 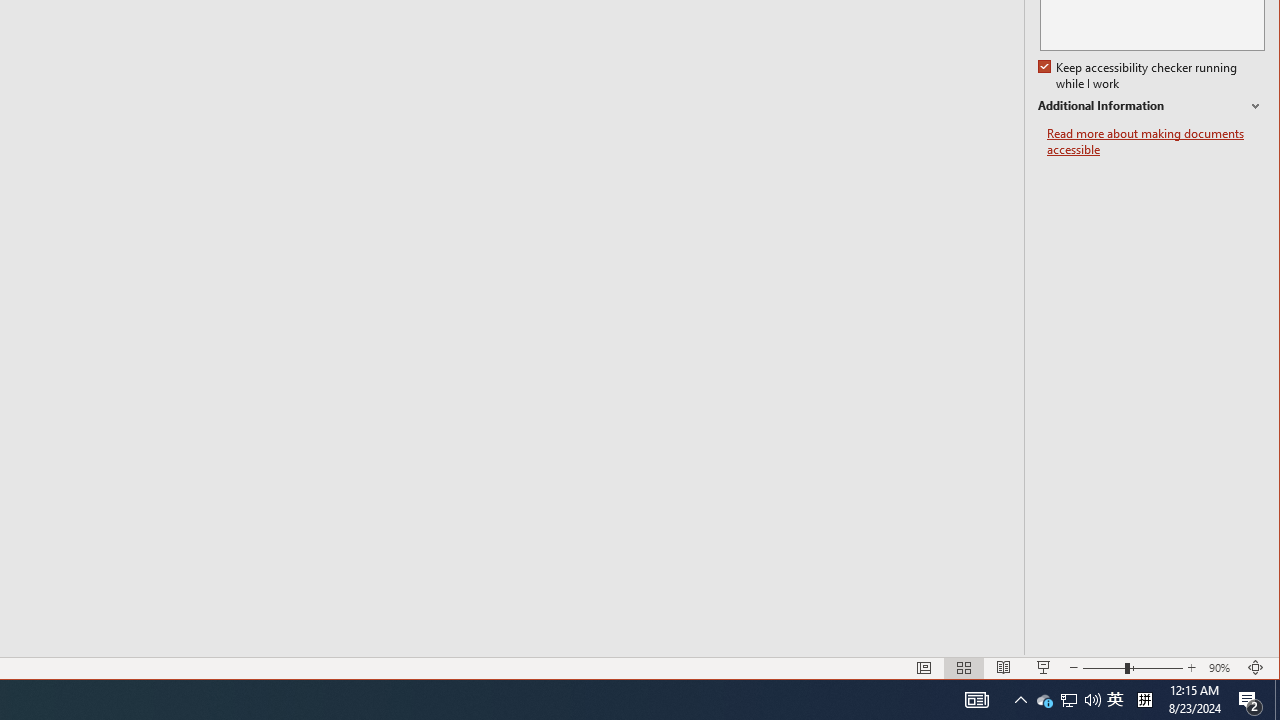 What do you see at coordinates (1221, 668) in the screenshot?
I see `'Zoom 90%'` at bounding box center [1221, 668].